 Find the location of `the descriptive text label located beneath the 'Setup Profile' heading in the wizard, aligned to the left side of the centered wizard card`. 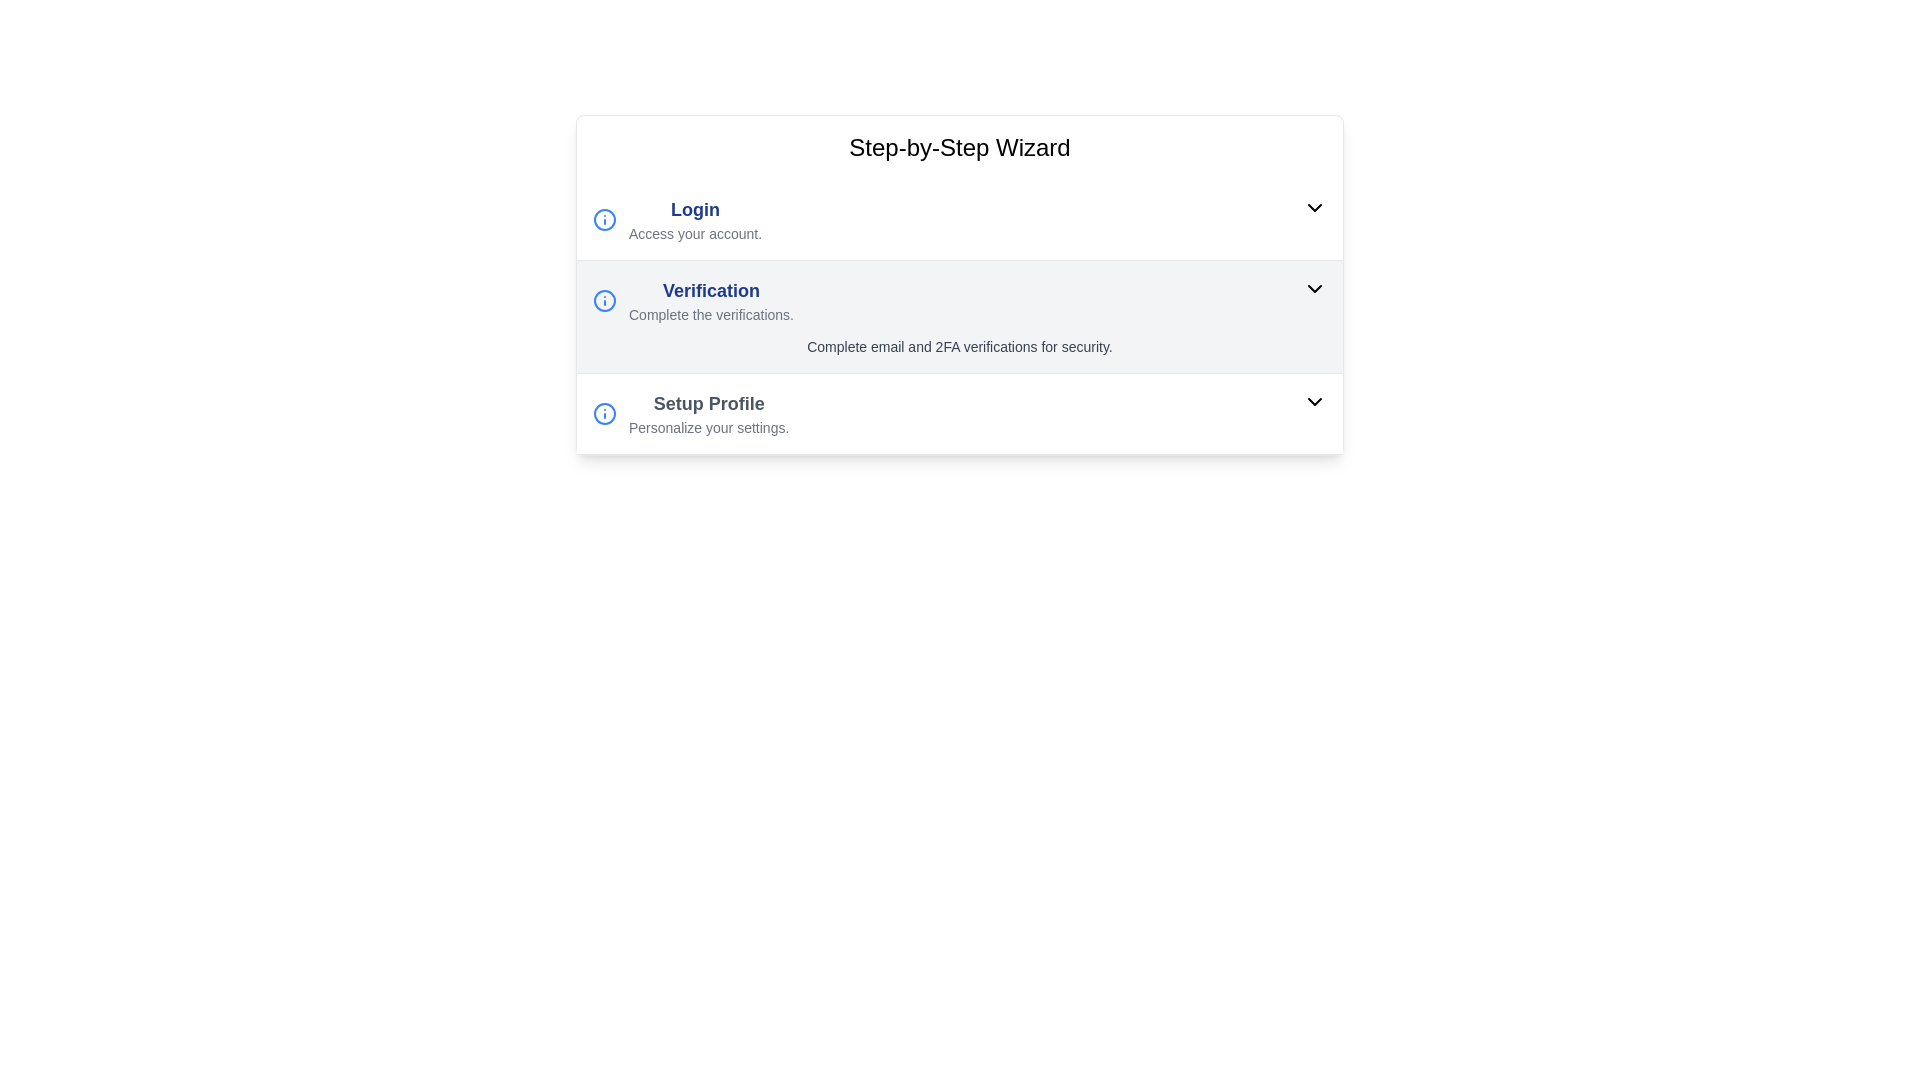

the descriptive text label located beneath the 'Setup Profile' heading in the wizard, aligned to the left side of the centered wizard card is located at coordinates (709, 427).